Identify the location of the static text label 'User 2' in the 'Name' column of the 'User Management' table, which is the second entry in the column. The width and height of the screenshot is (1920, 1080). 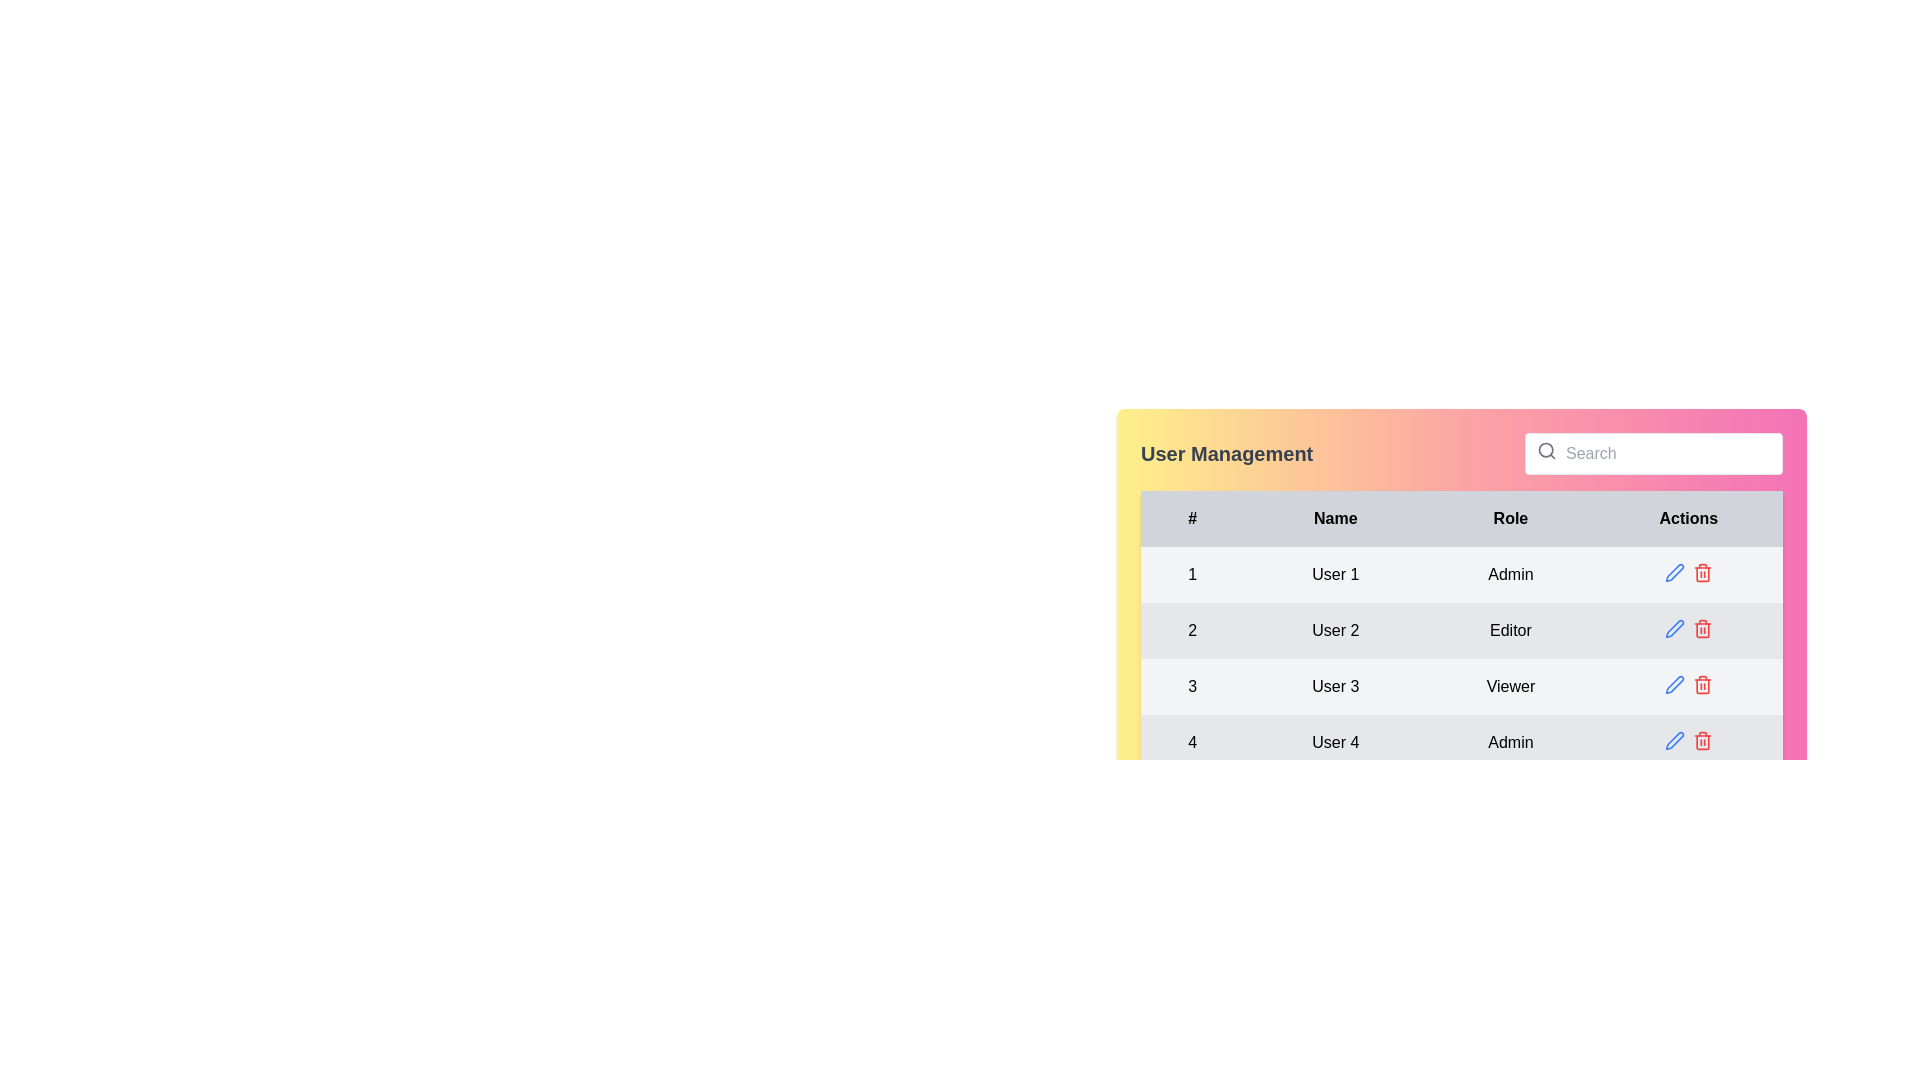
(1335, 631).